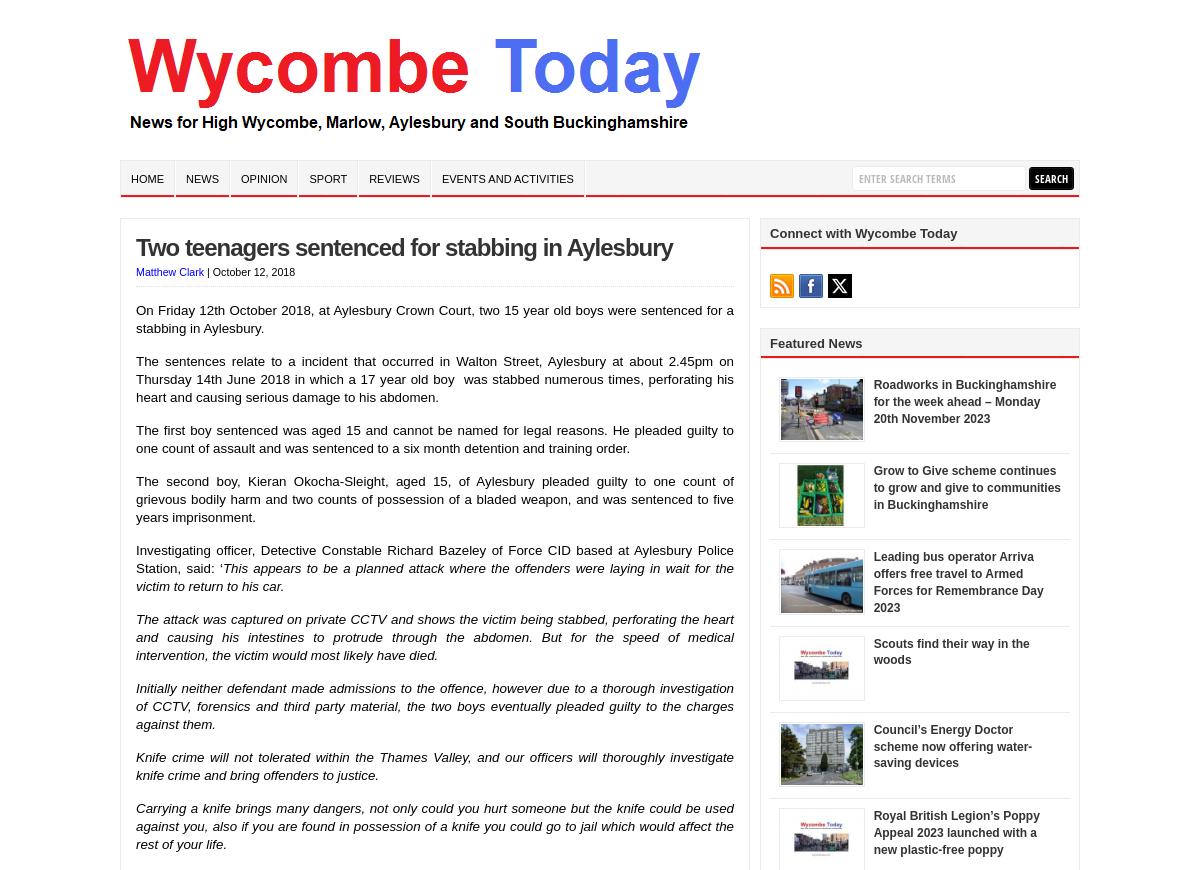 This screenshot has height=870, width=1200. Describe the element at coordinates (872, 401) in the screenshot. I see `'Roadworks in Buckinghamshire for the week ahead – Monday 20th November 2023'` at that location.